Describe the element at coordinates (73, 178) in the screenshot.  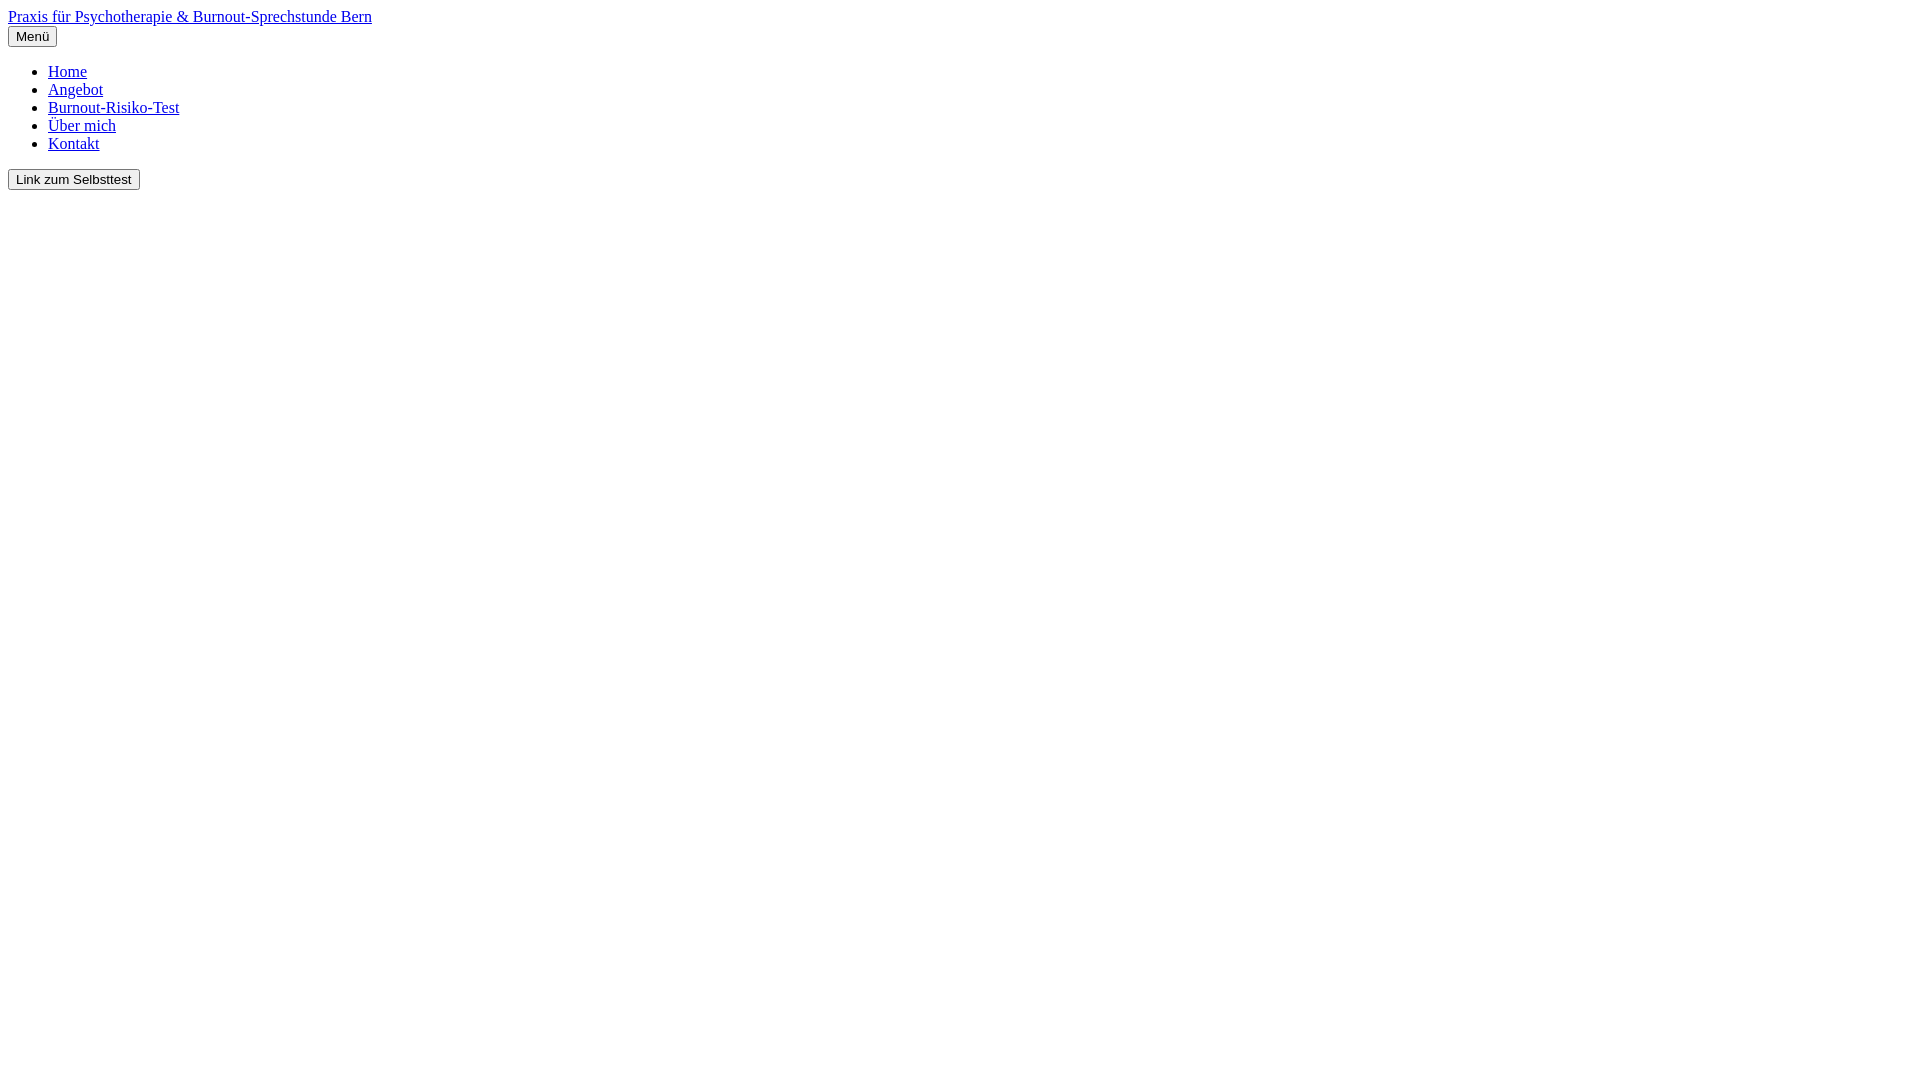
I see `'Link zum Selbsttest'` at that location.